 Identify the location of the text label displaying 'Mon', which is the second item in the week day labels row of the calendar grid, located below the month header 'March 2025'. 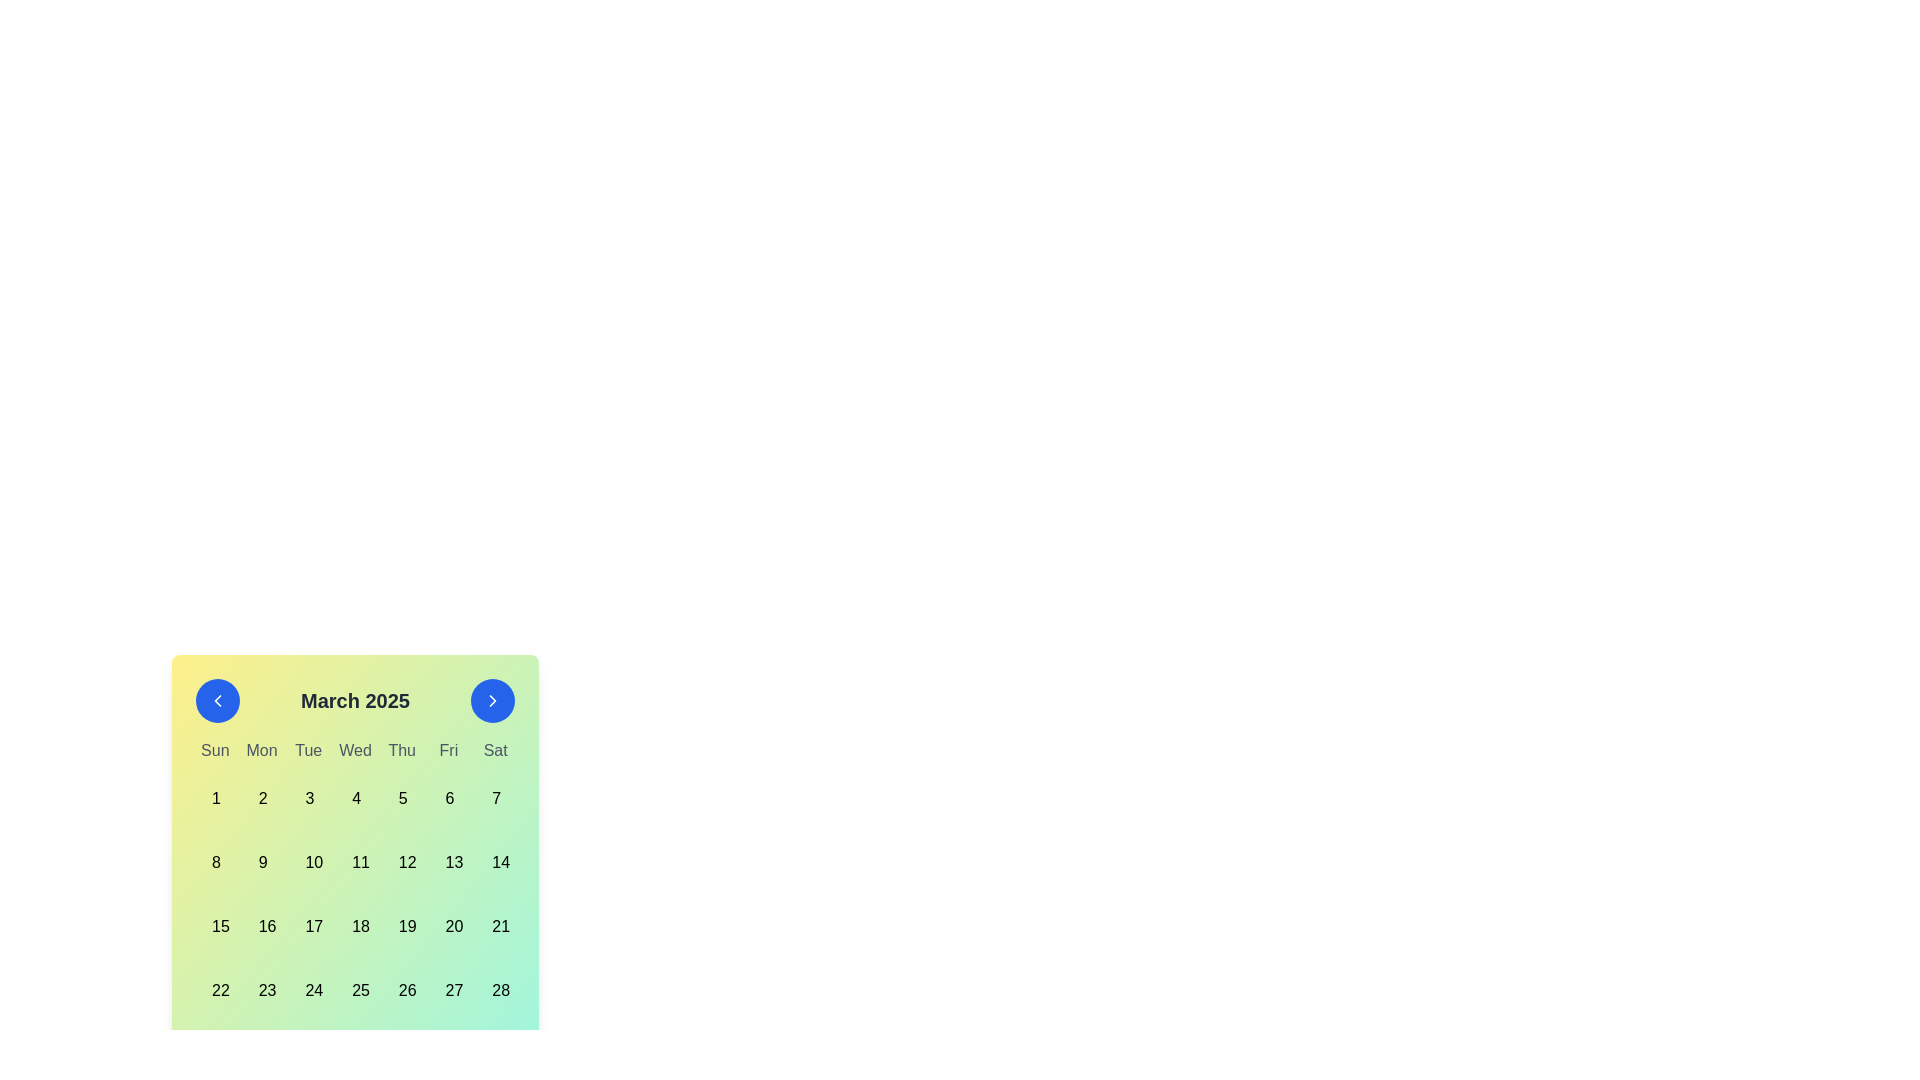
(261, 751).